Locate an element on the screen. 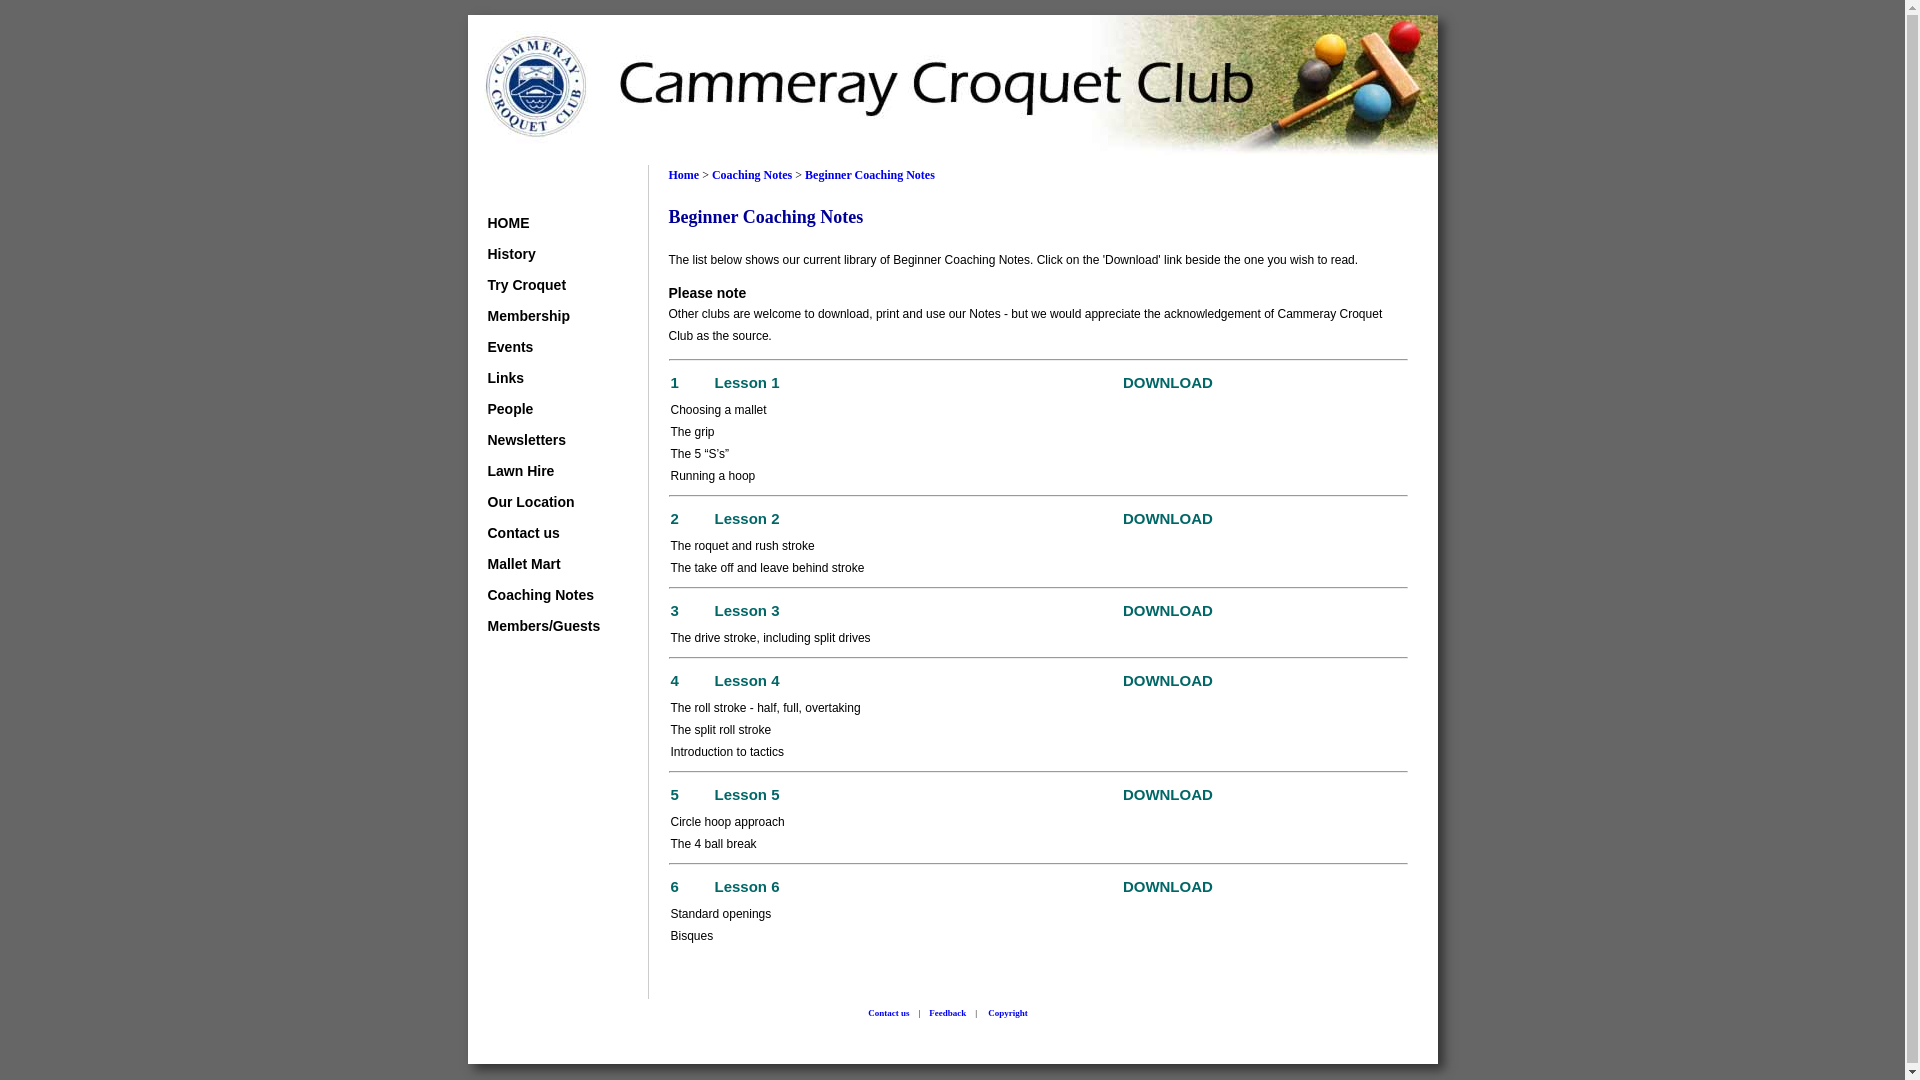 This screenshot has width=1920, height=1080. 'History' is located at coordinates (546, 253).